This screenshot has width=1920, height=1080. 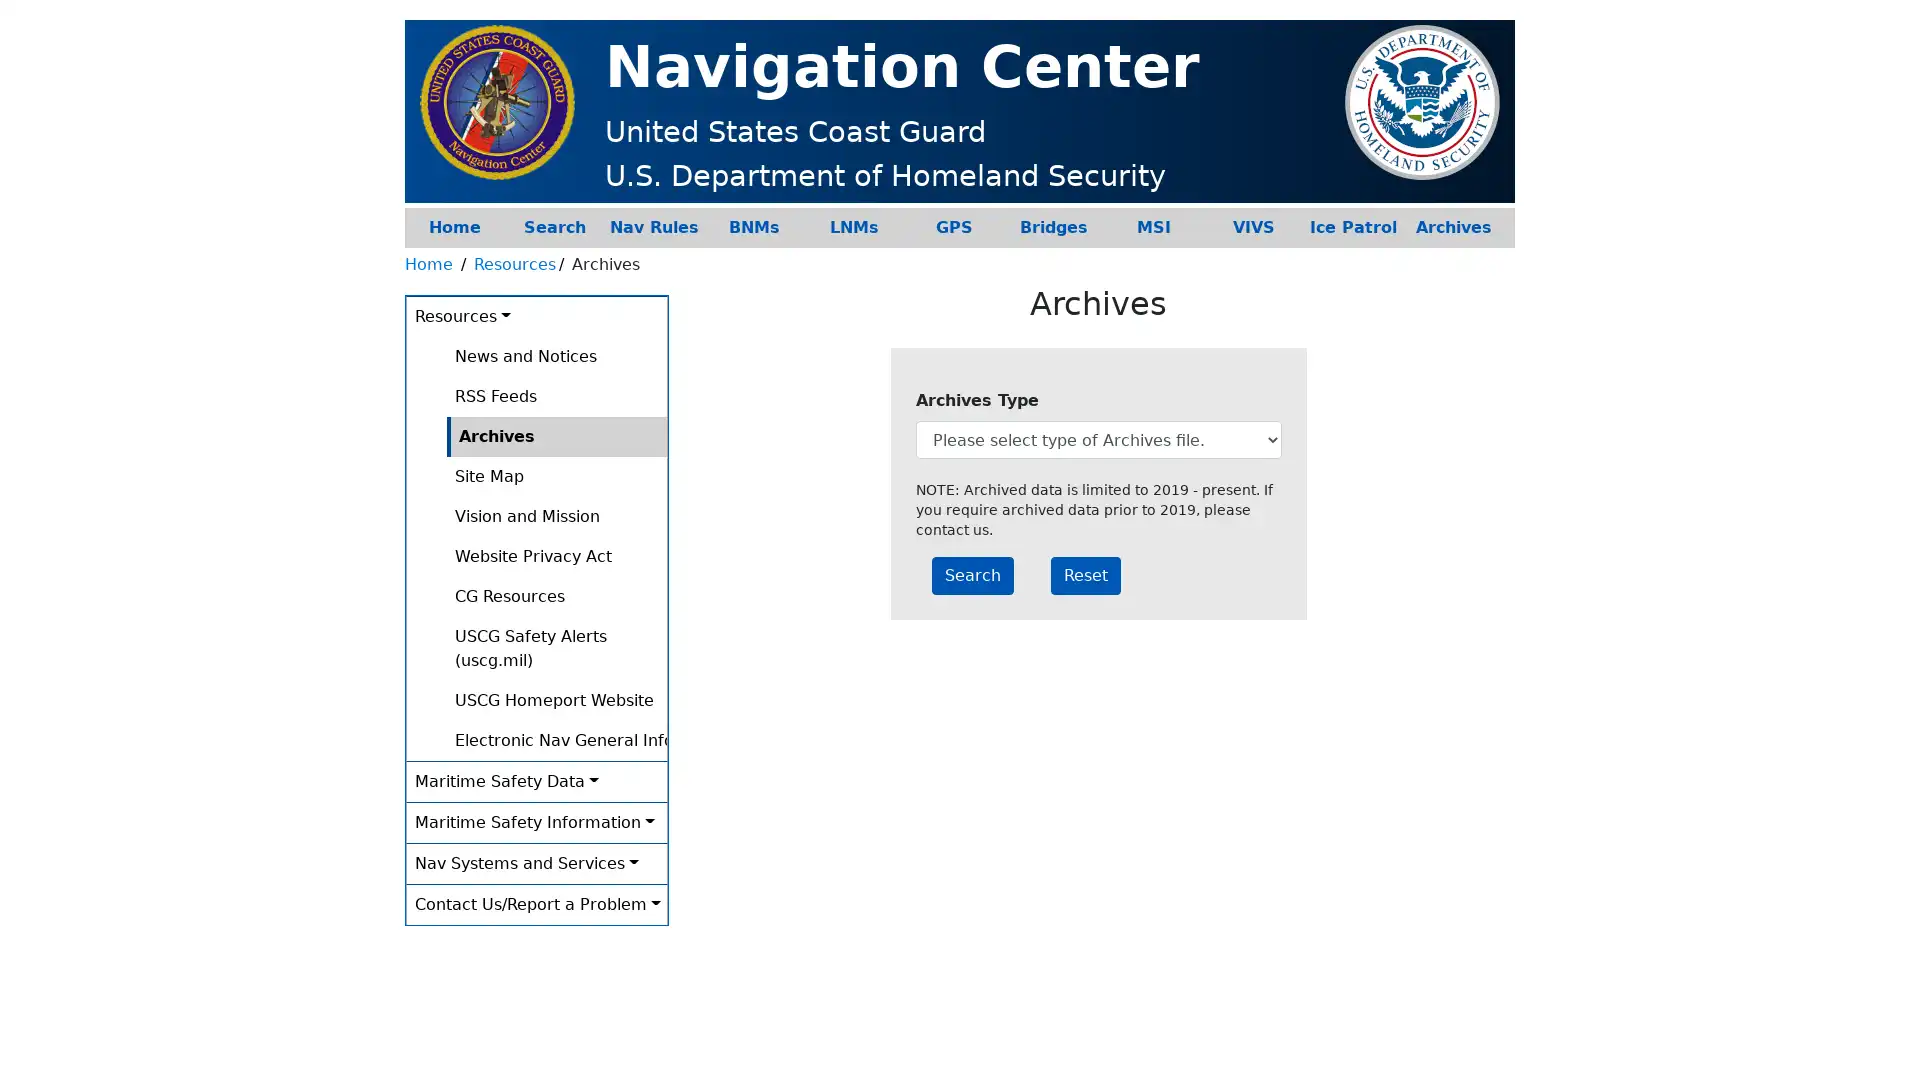 What do you see at coordinates (971, 574) in the screenshot?
I see `Search` at bounding box center [971, 574].